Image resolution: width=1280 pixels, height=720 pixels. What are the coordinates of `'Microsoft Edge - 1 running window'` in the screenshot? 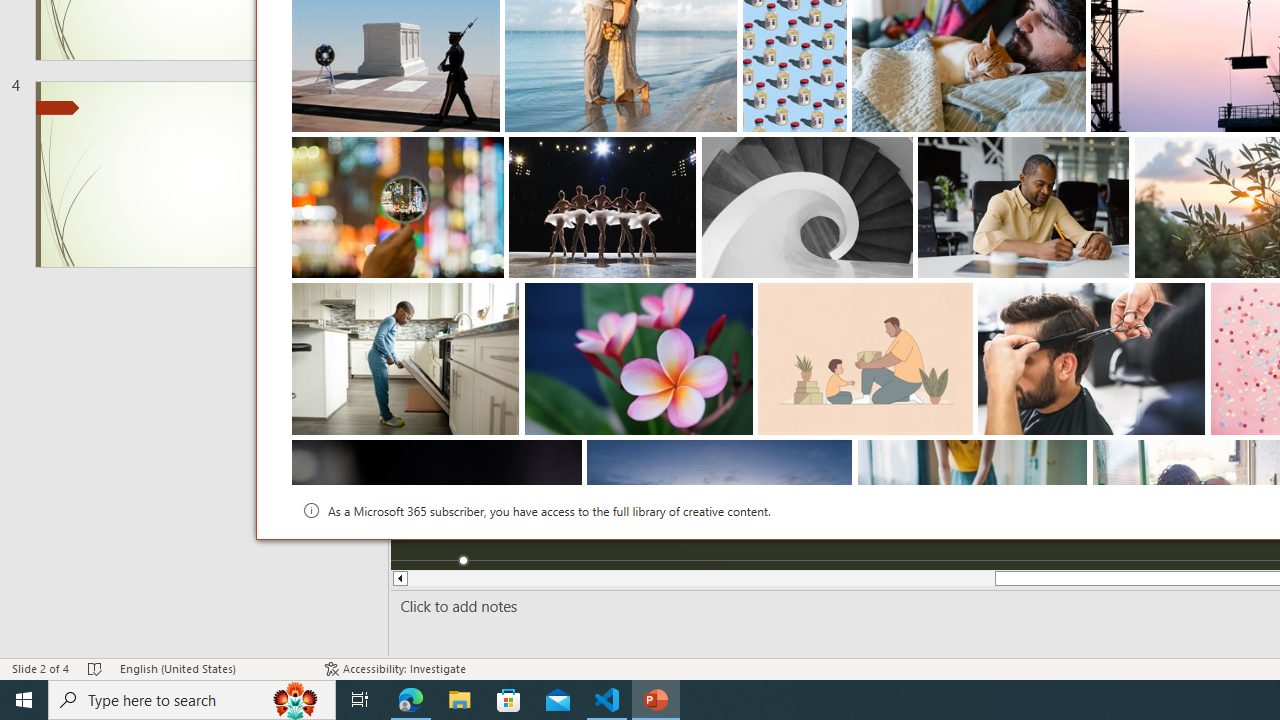 It's located at (410, 698).